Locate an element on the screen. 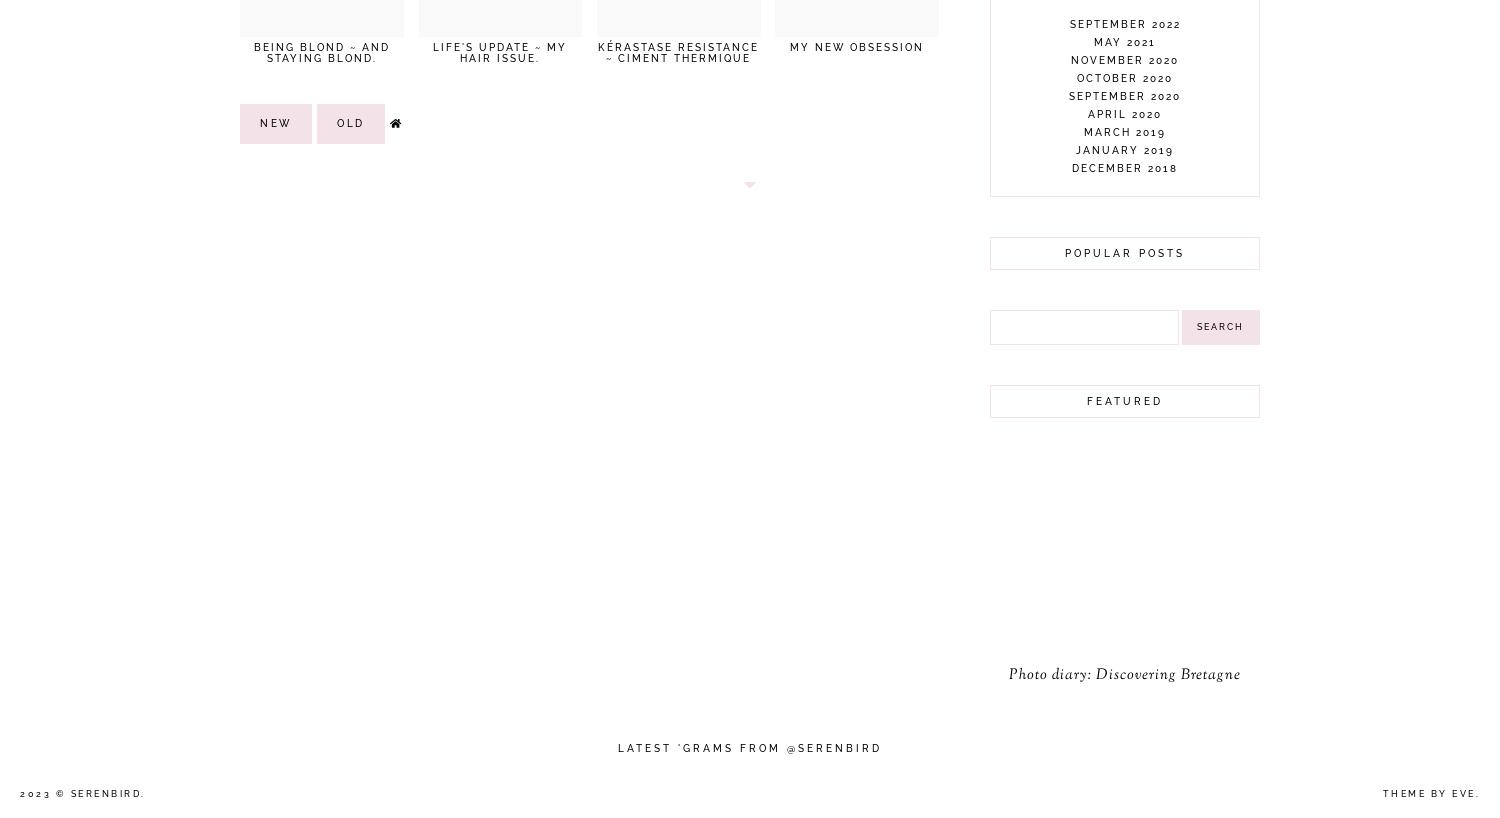  'July 2016' is located at coordinates (1125, 617).